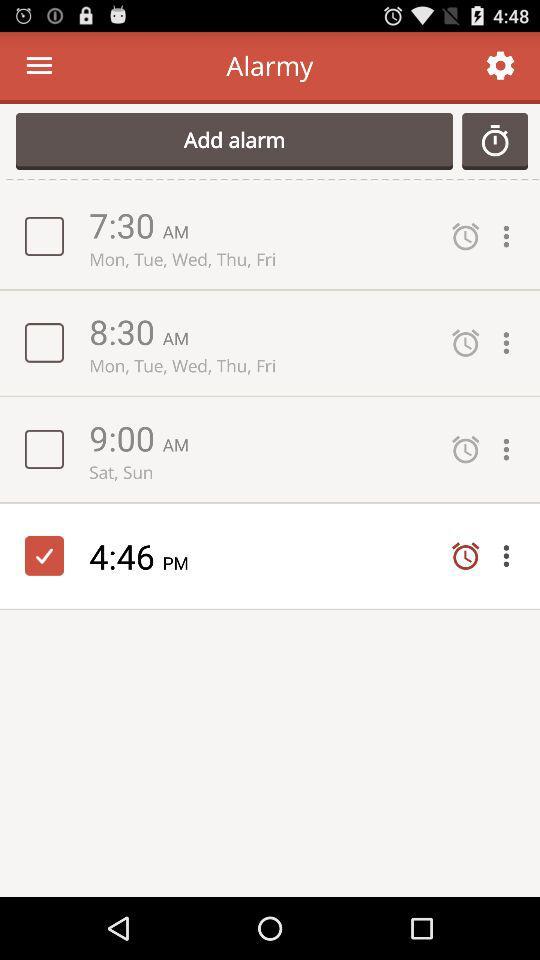 The height and width of the screenshot is (960, 540). Describe the element at coordinates (494, 150) in the screenshot. I see `the time icon` at that location.